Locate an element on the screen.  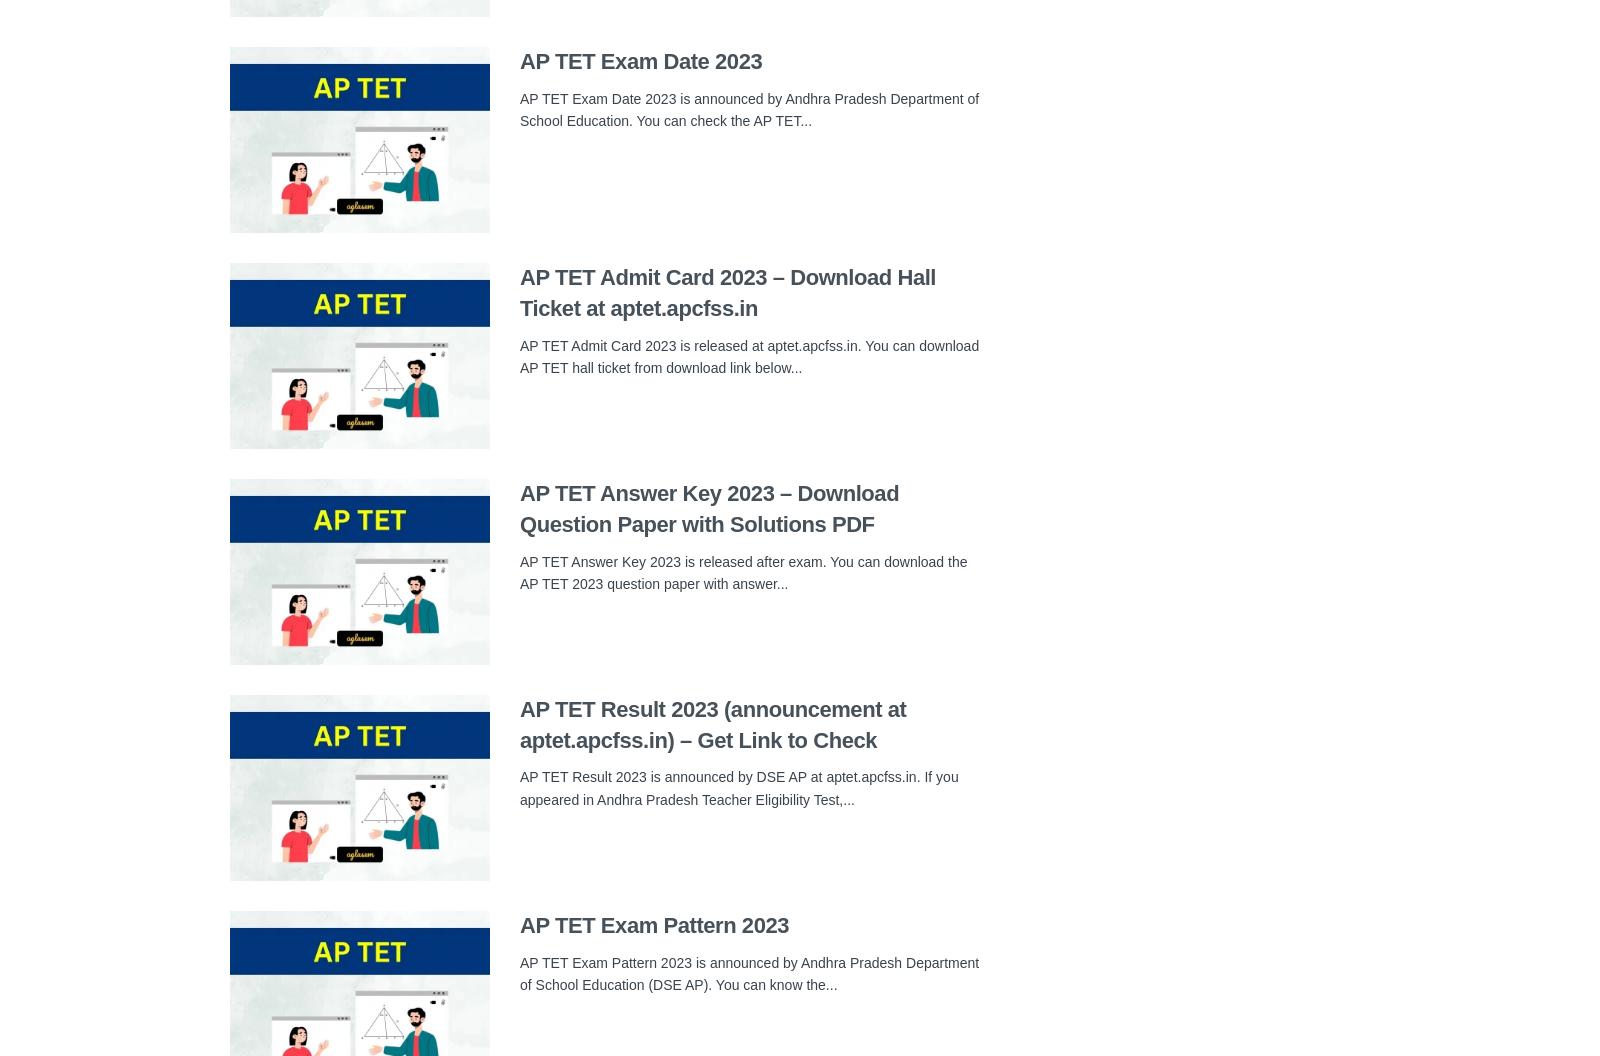
'AP TET Admit Card 2023 – Download Hall Ticket at aptet.apcfss.in' is located at coordinates (519, 292).